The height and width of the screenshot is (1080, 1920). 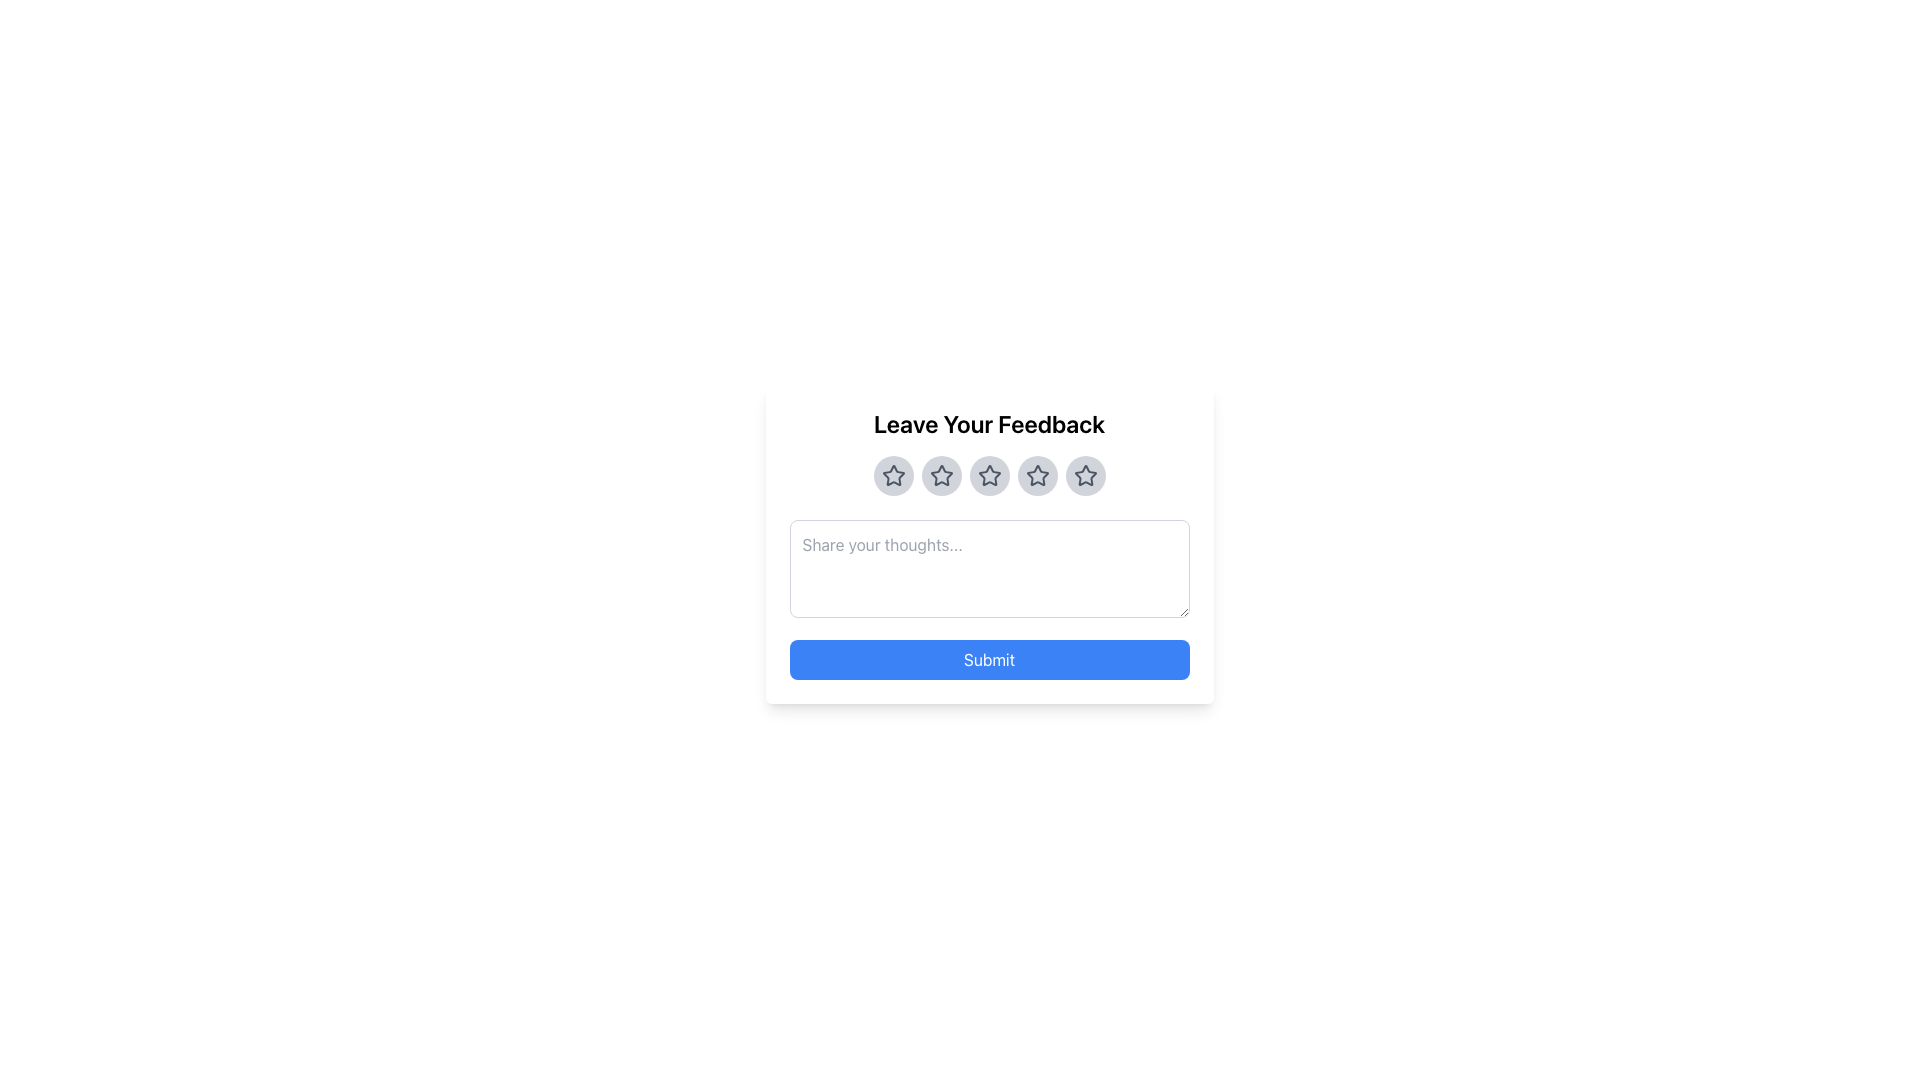 What do you see at coordinates (1084, 475) in the screenshot?
I see `the fifth star icon in the rating system` at bounding box center [1084, 475].